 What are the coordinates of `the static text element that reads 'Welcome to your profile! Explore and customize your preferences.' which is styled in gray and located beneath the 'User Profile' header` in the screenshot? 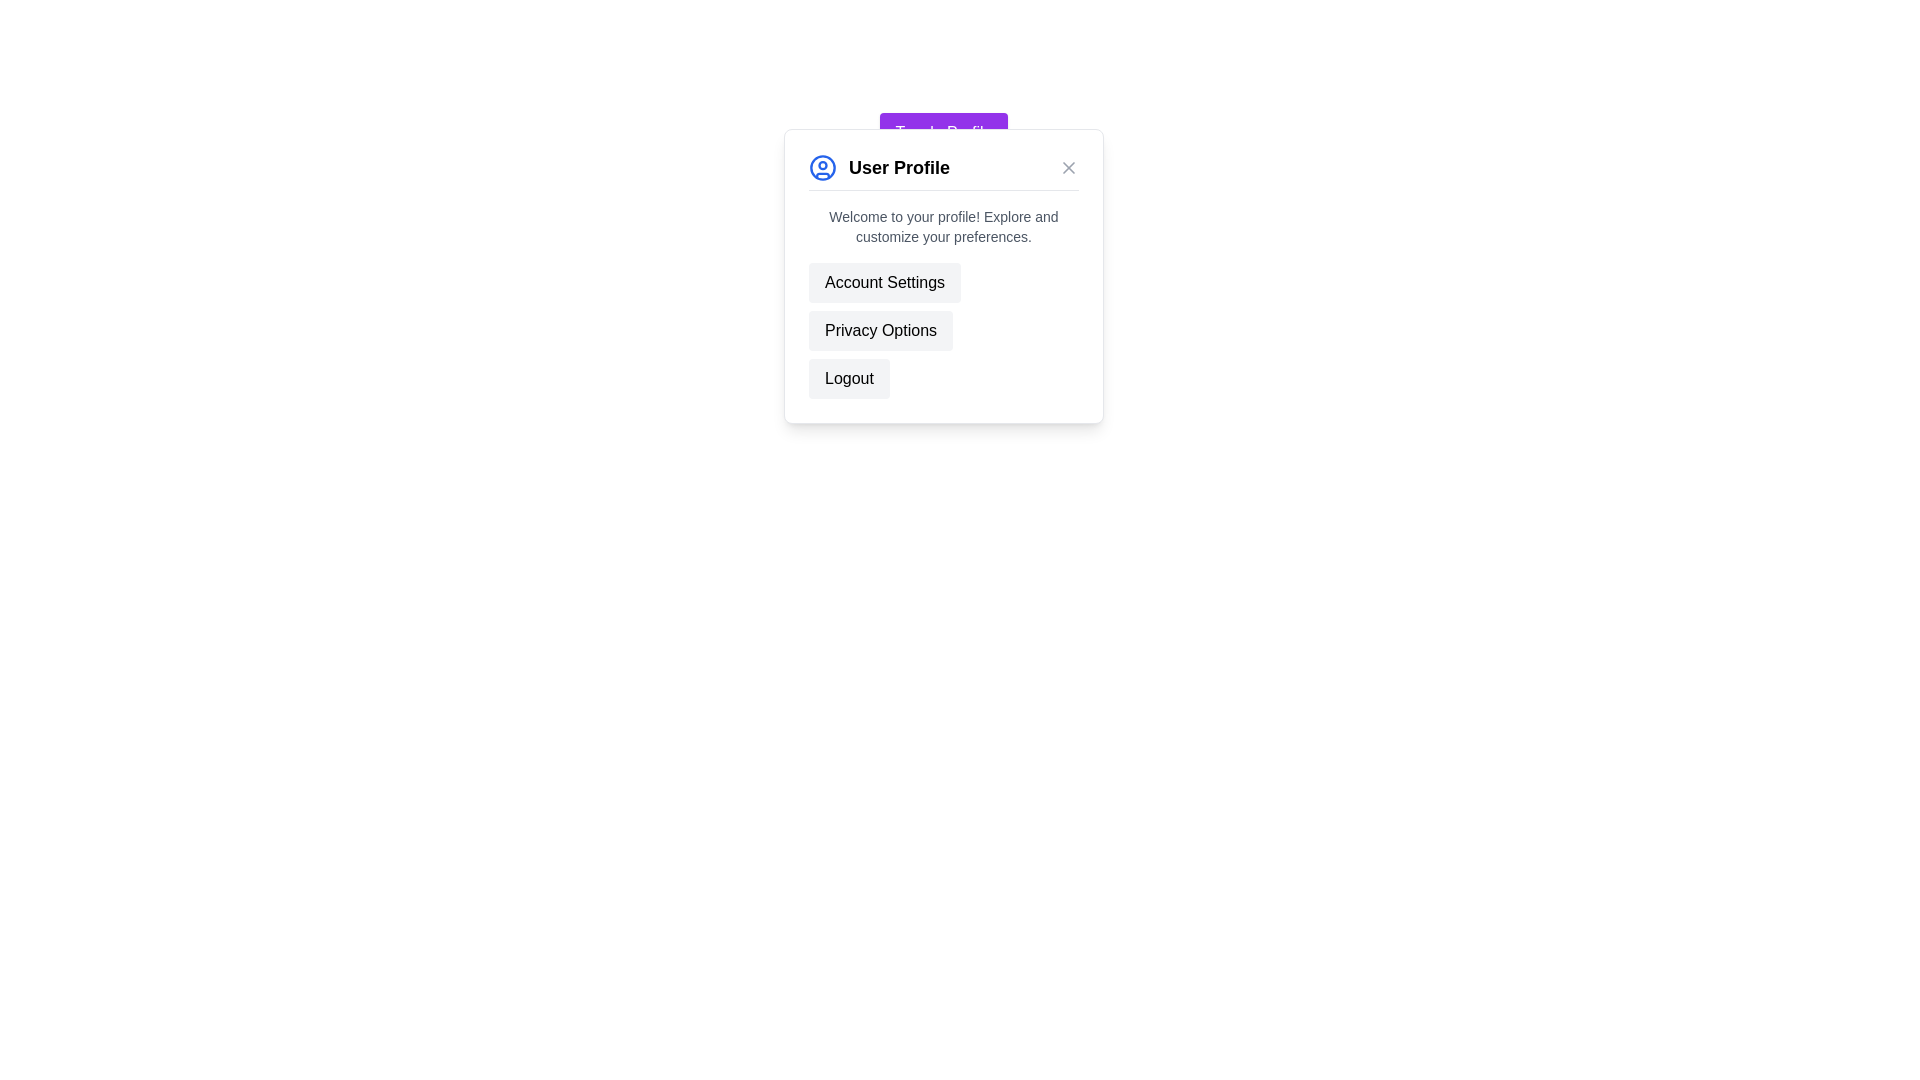 It's located at (943, 226).